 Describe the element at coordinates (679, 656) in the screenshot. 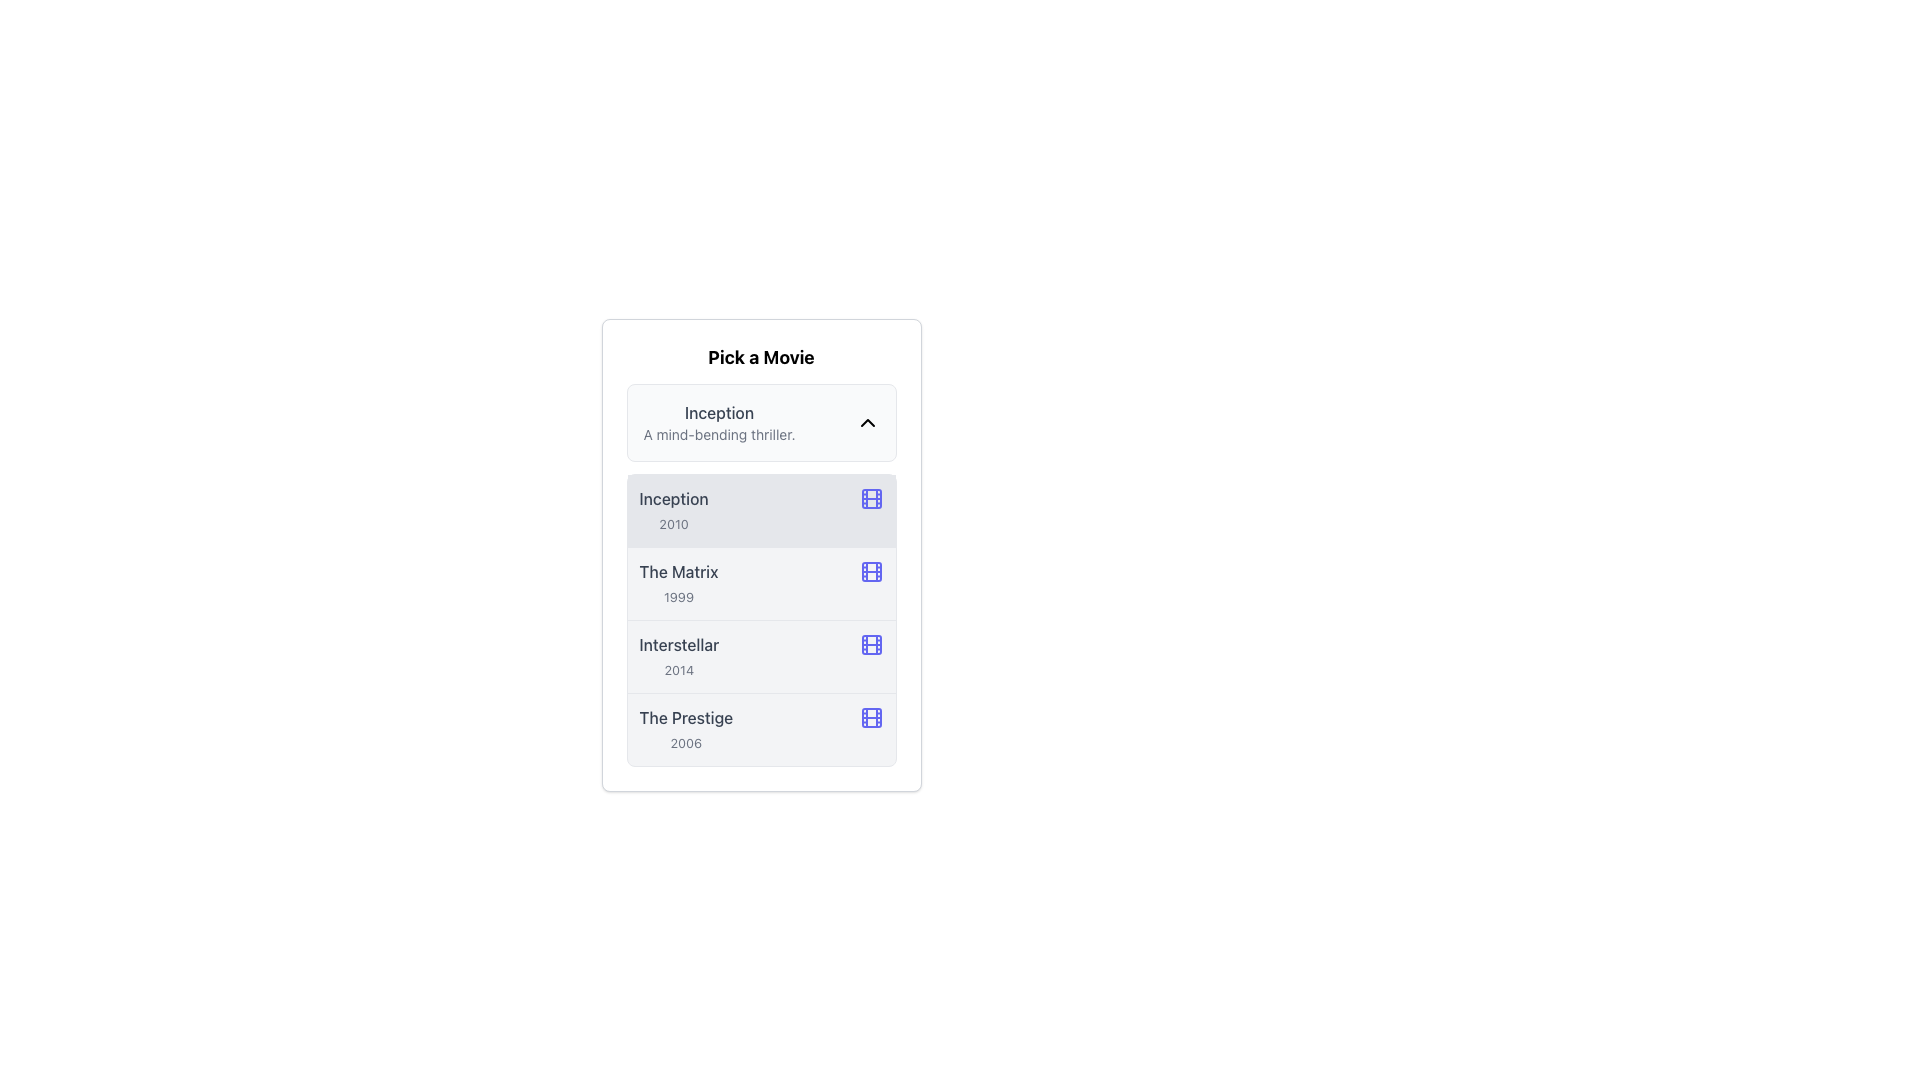

I see `the Text Display for the movie 'Interstellar (2014)' which is the third item in the vertical list of movies, located between 'The Matrix (1999)' and 'The Prestige (2006)'` at that location.